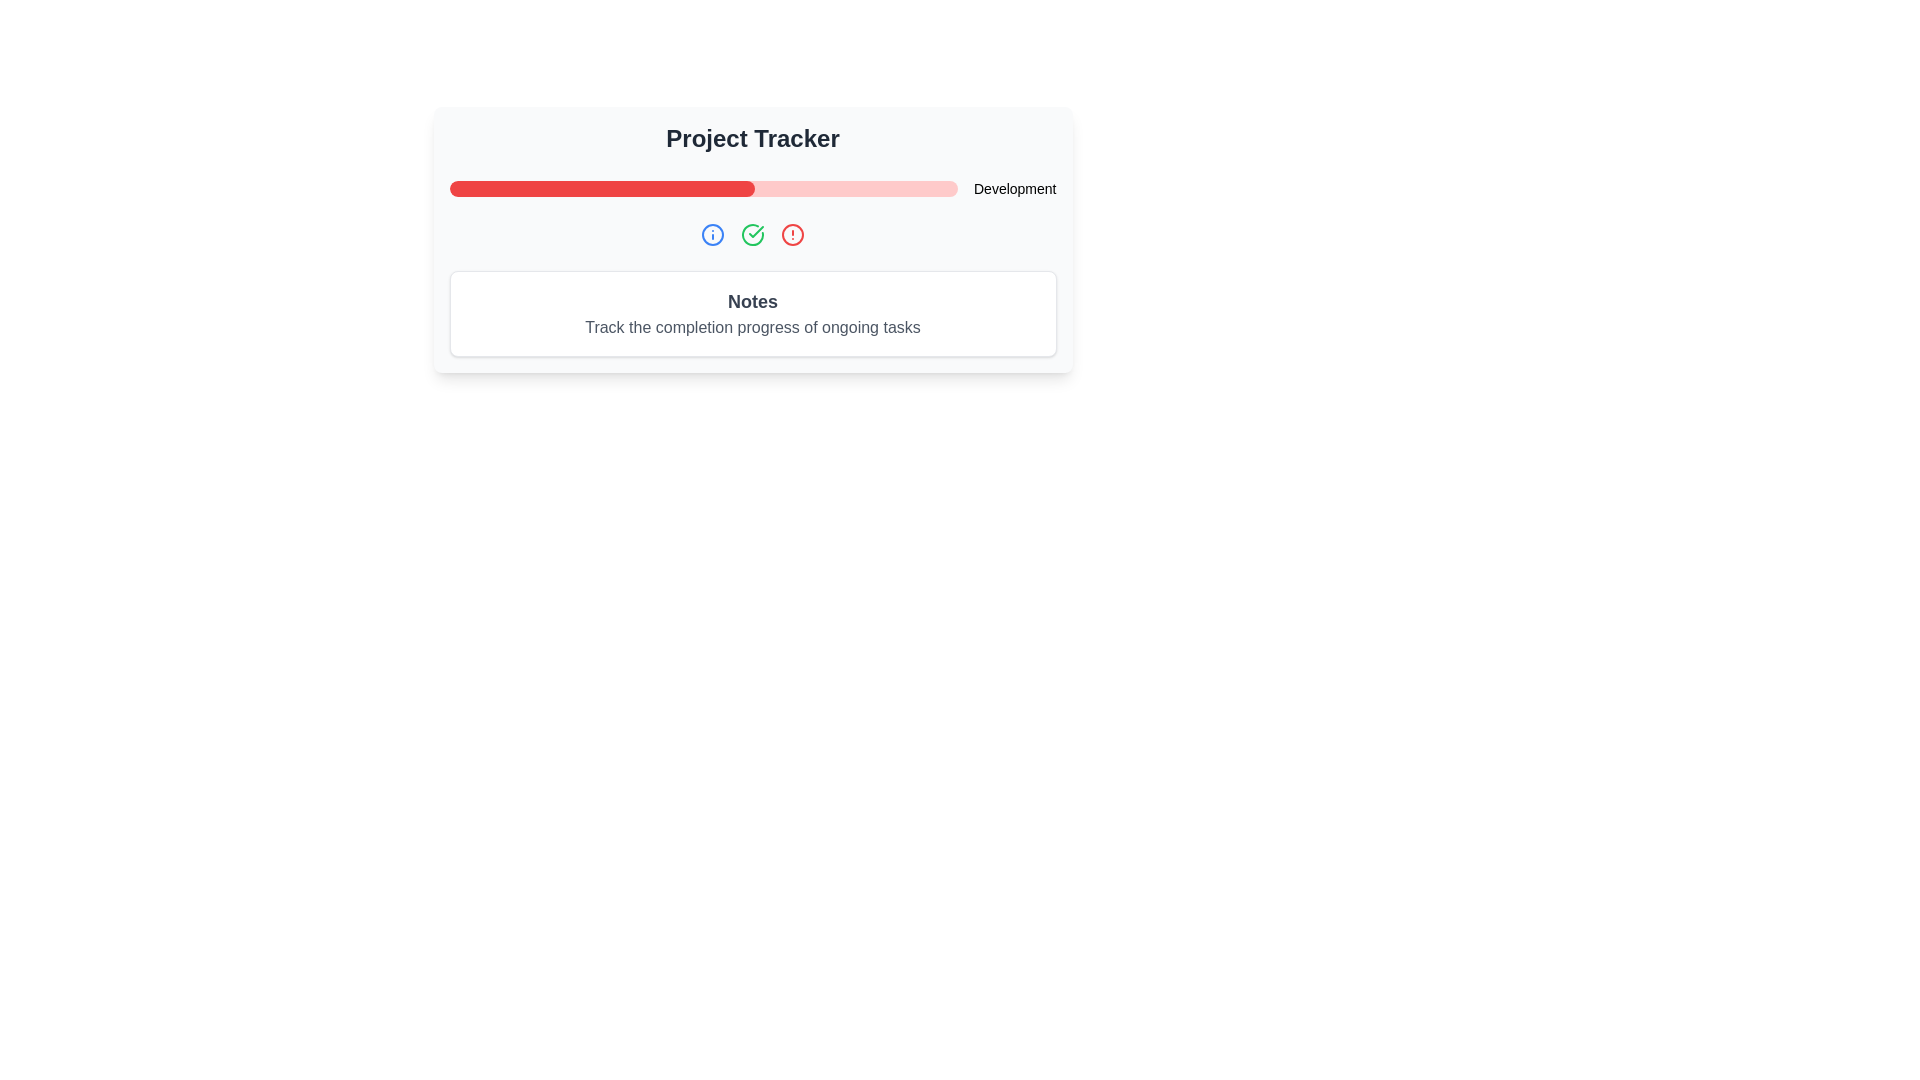 The image size is (1920, 1080). Describe the element at coordinates (713, 234) in the screenshot. I see `the leftmost icon located below the progress bar, which serves as an indicator or button for additional information` at that location.